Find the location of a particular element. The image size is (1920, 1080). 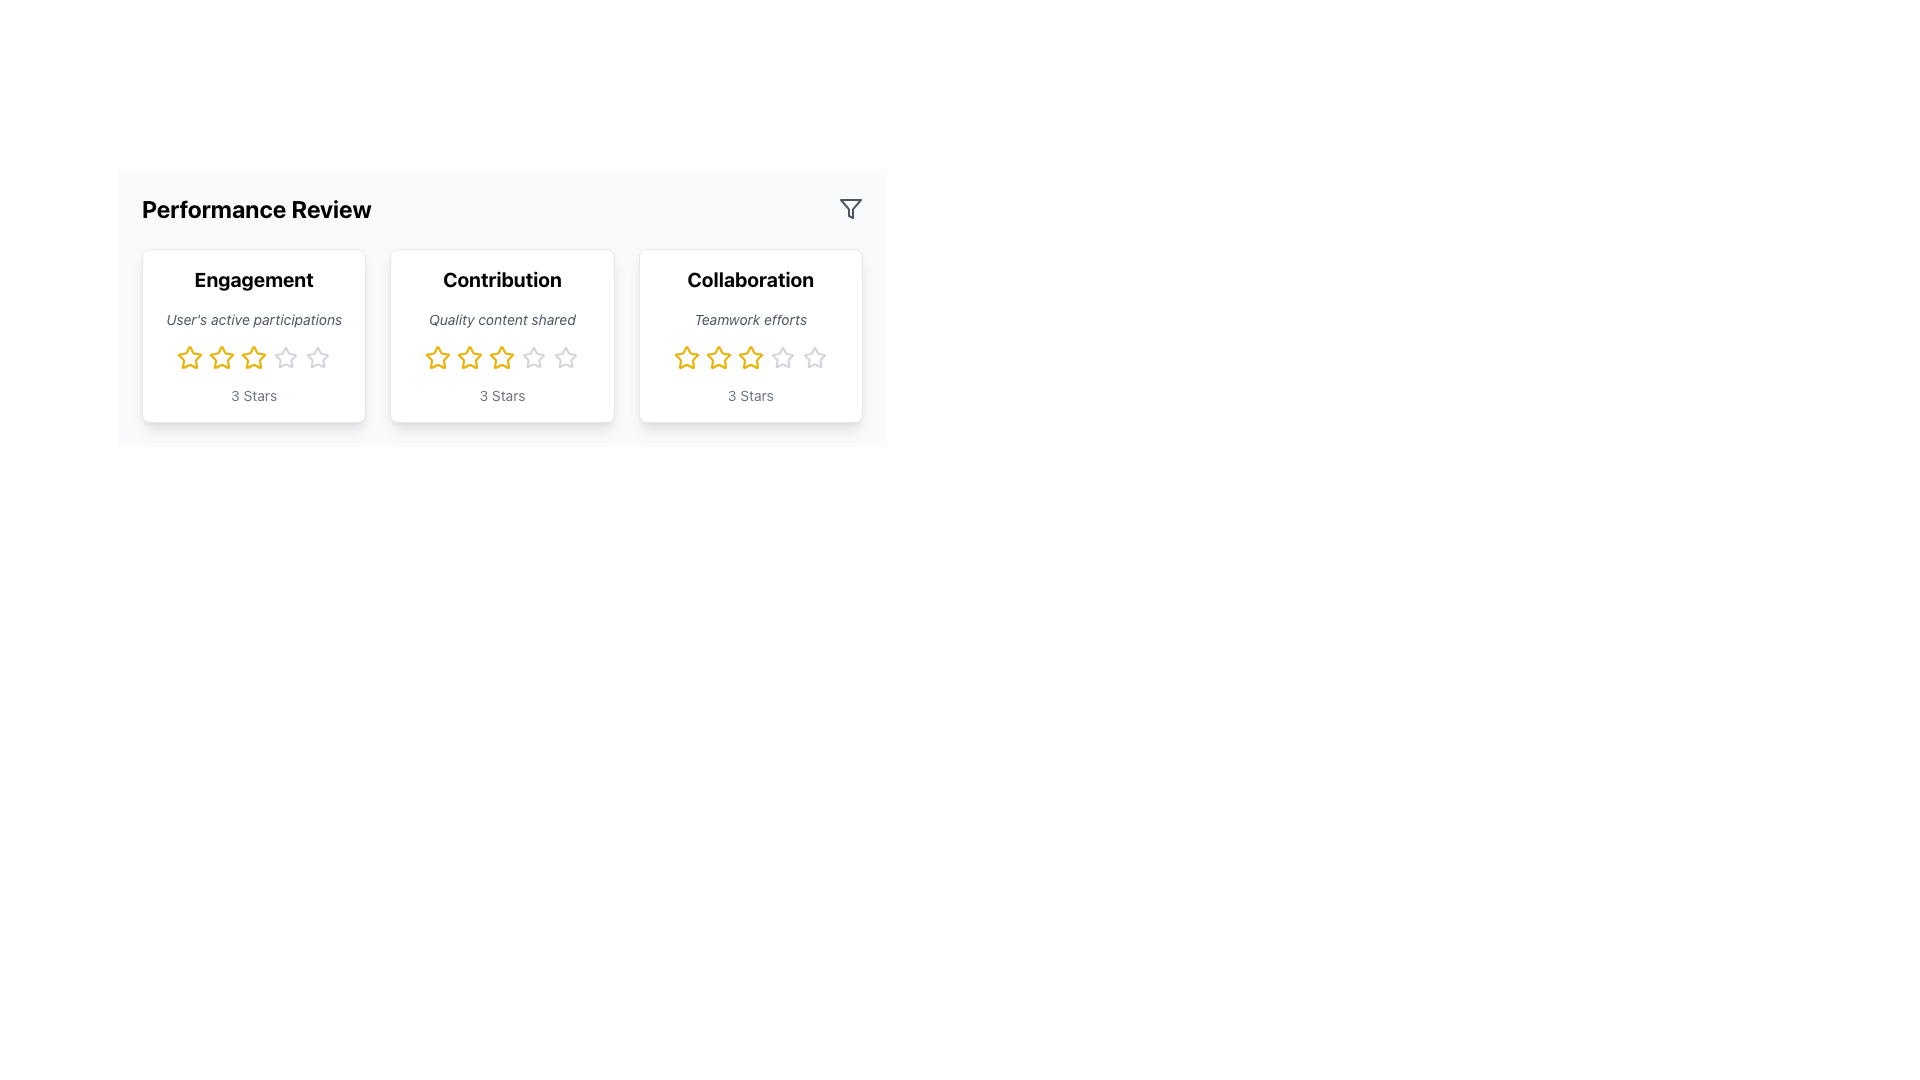

the third star-shaped rating icon with a yellow outline and white fill in the 'Contribution' section of the quality content evaluation is located at coordinates (502, 356).